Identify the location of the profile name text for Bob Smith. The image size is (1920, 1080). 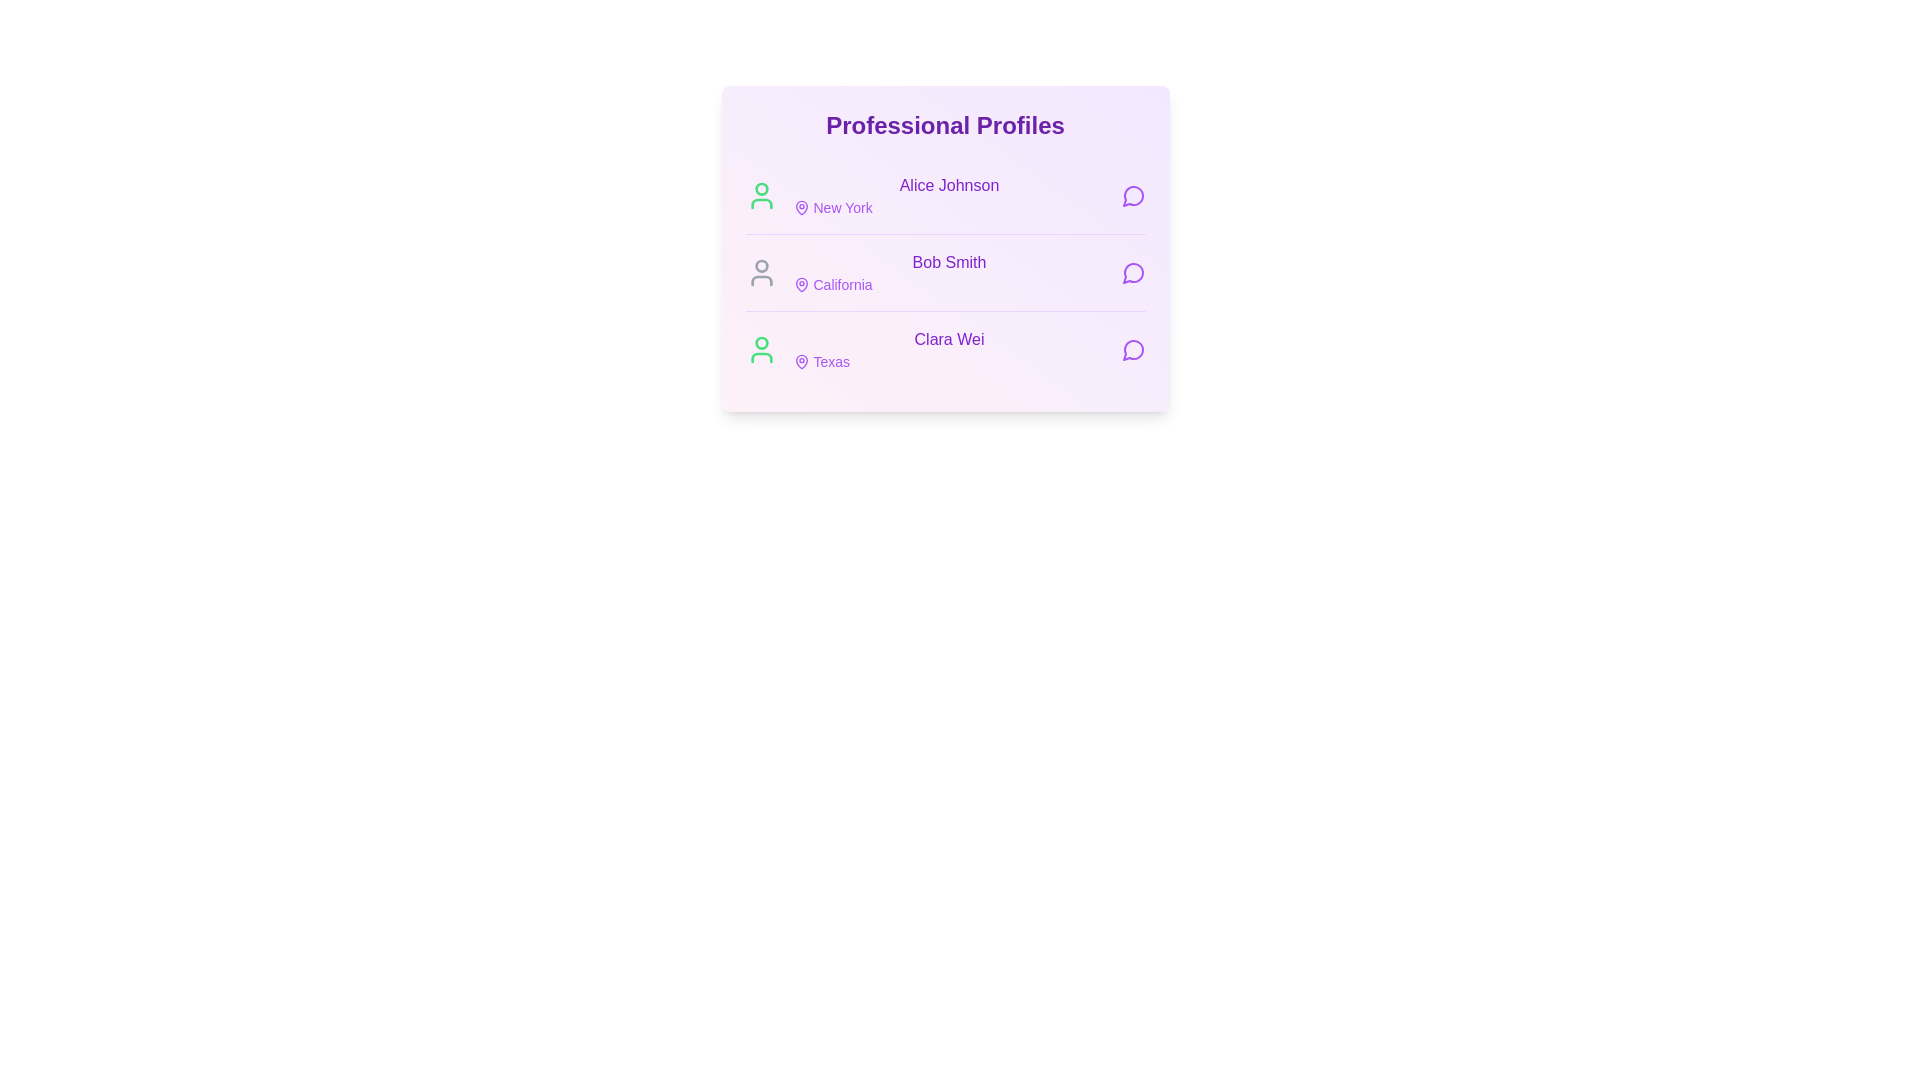
(948, 261).